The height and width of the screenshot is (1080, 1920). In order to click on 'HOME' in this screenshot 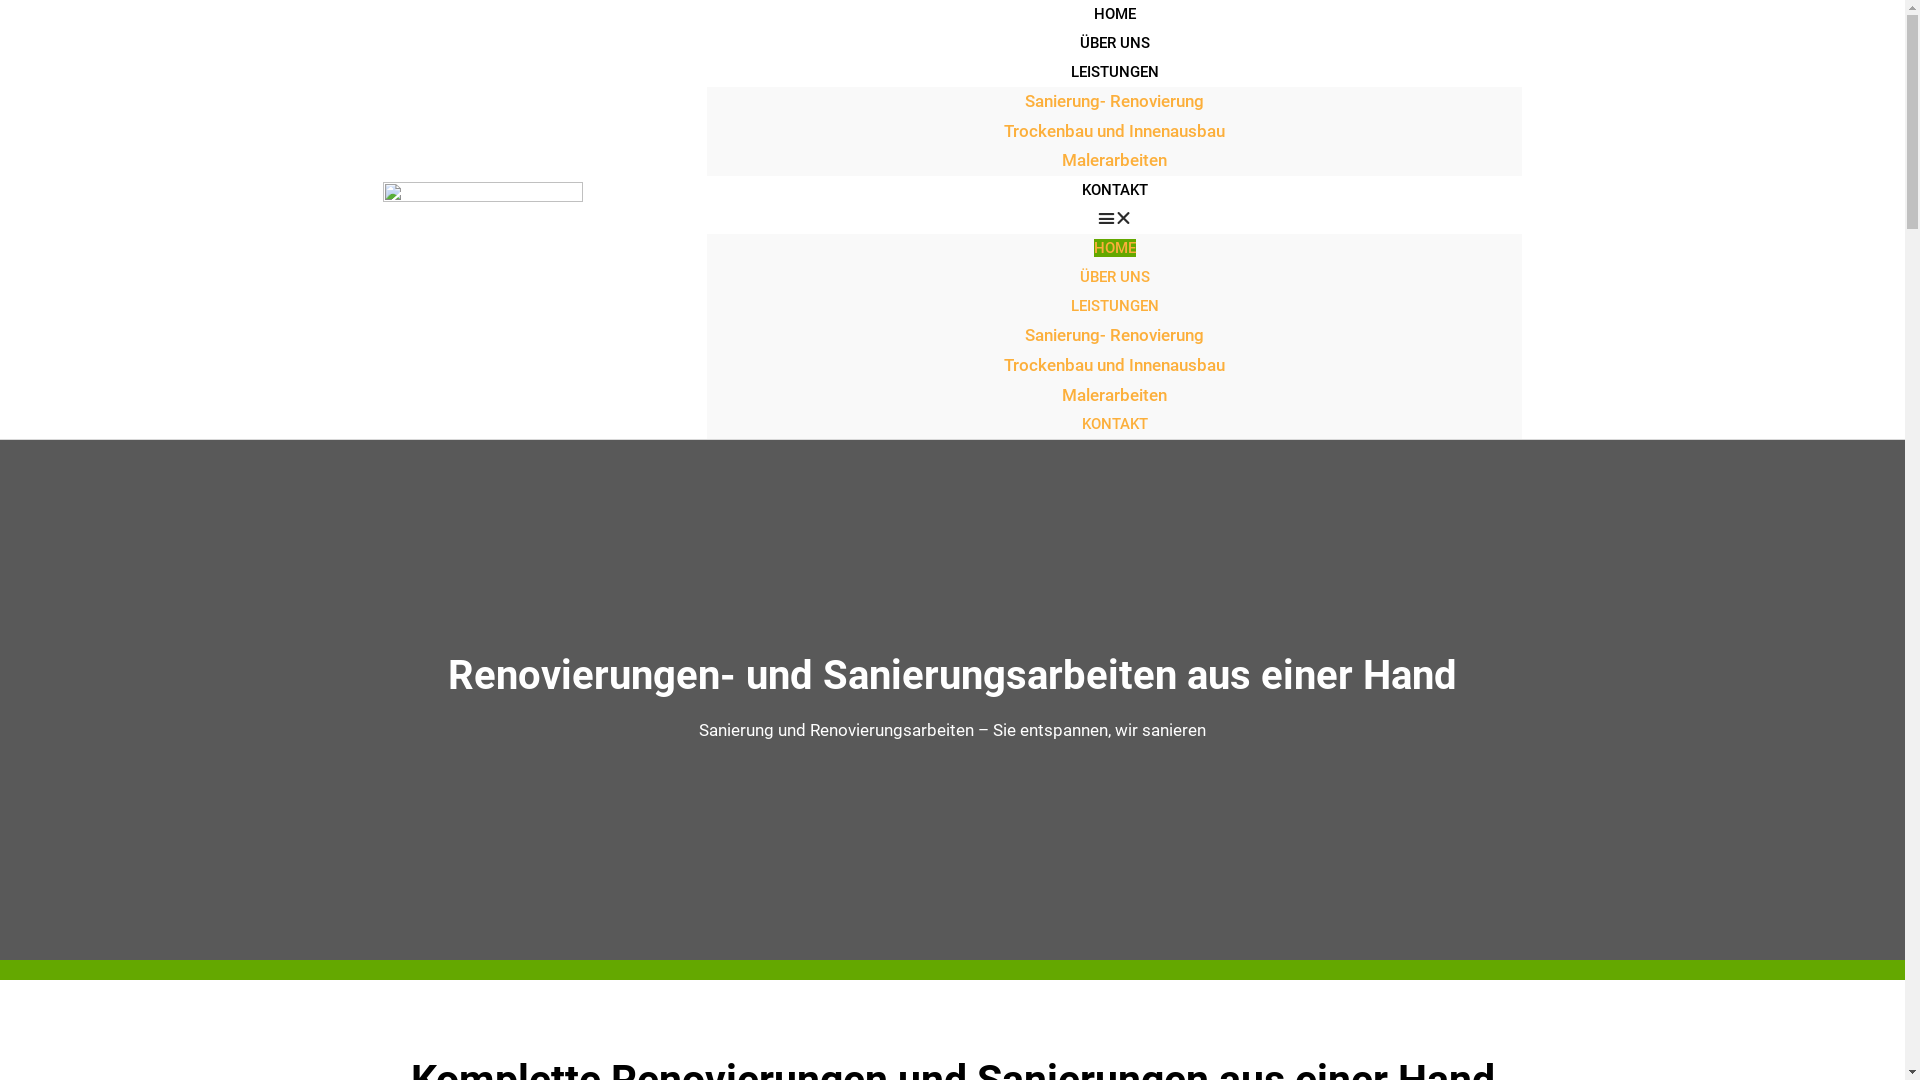, I will do `click(1113, 246)`.